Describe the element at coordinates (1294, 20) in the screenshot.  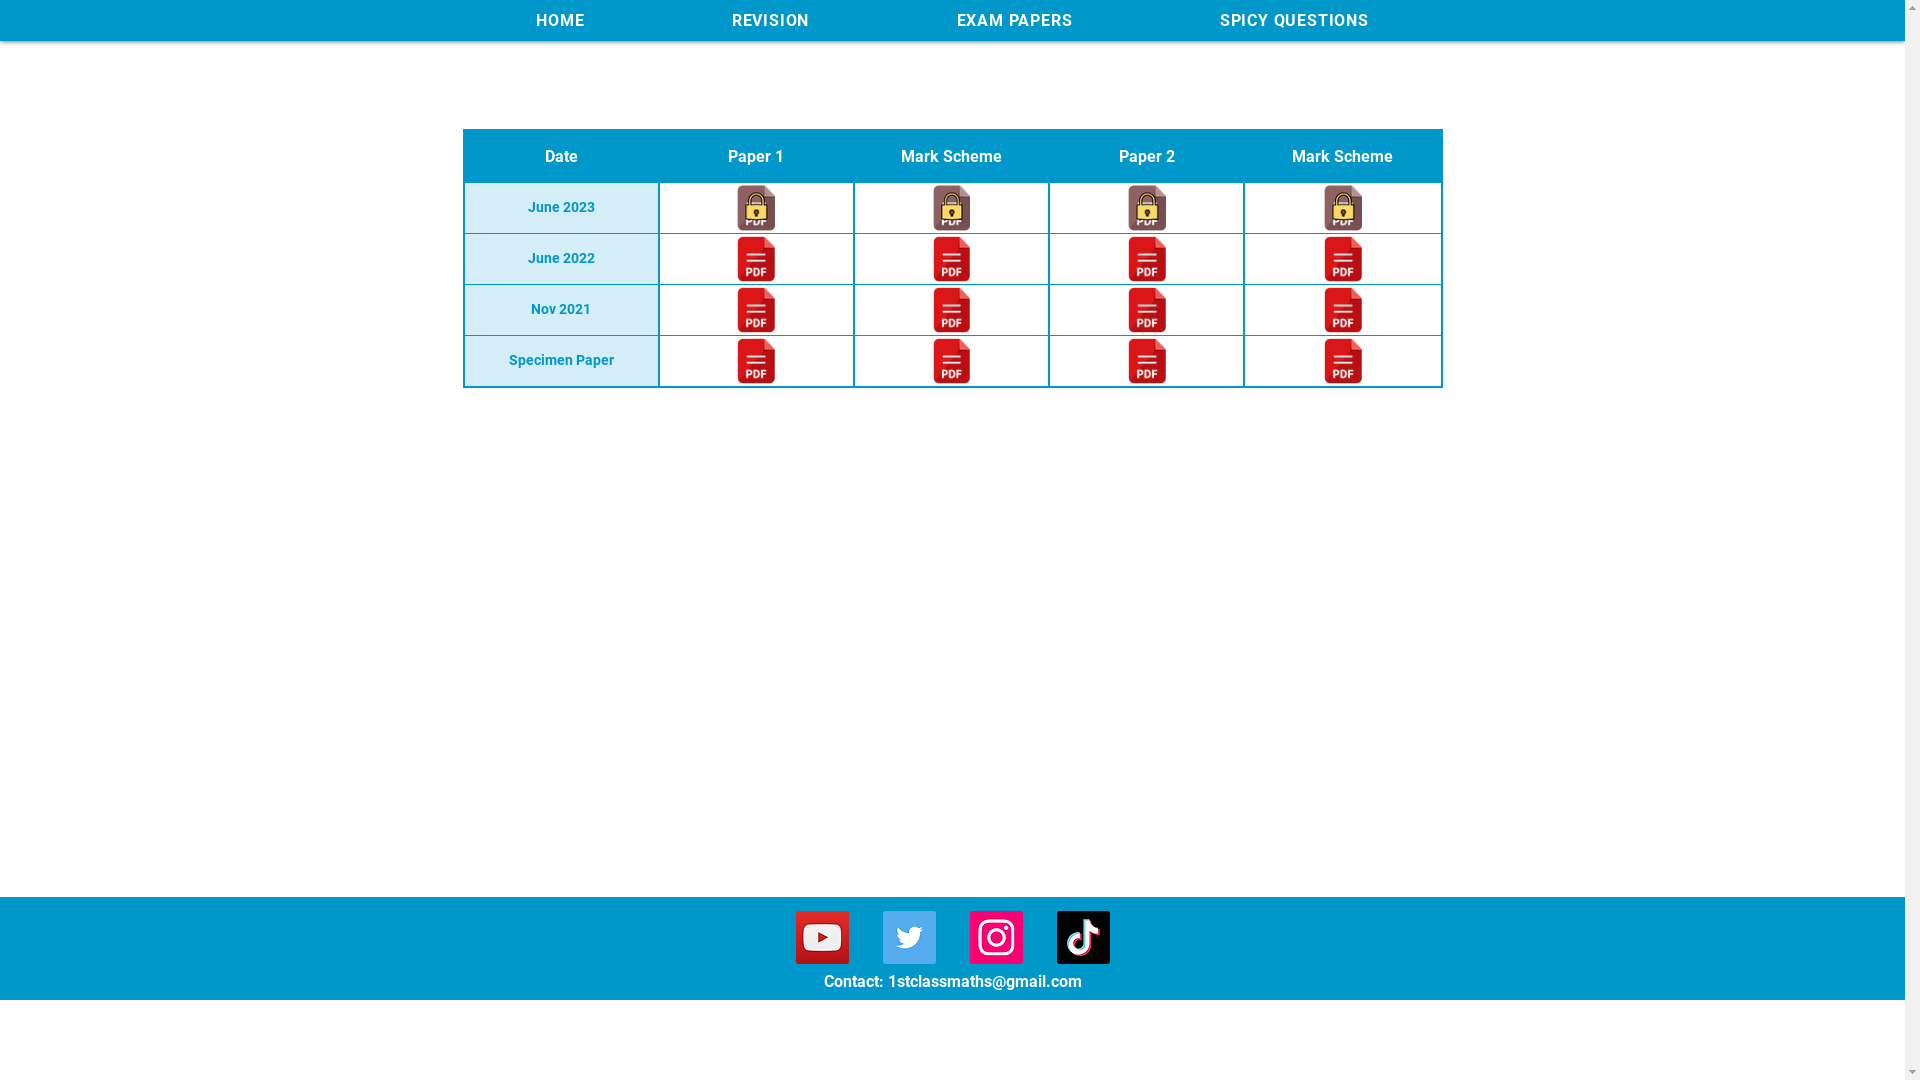
I see `'SPICY QUESTIONS'` at that location.